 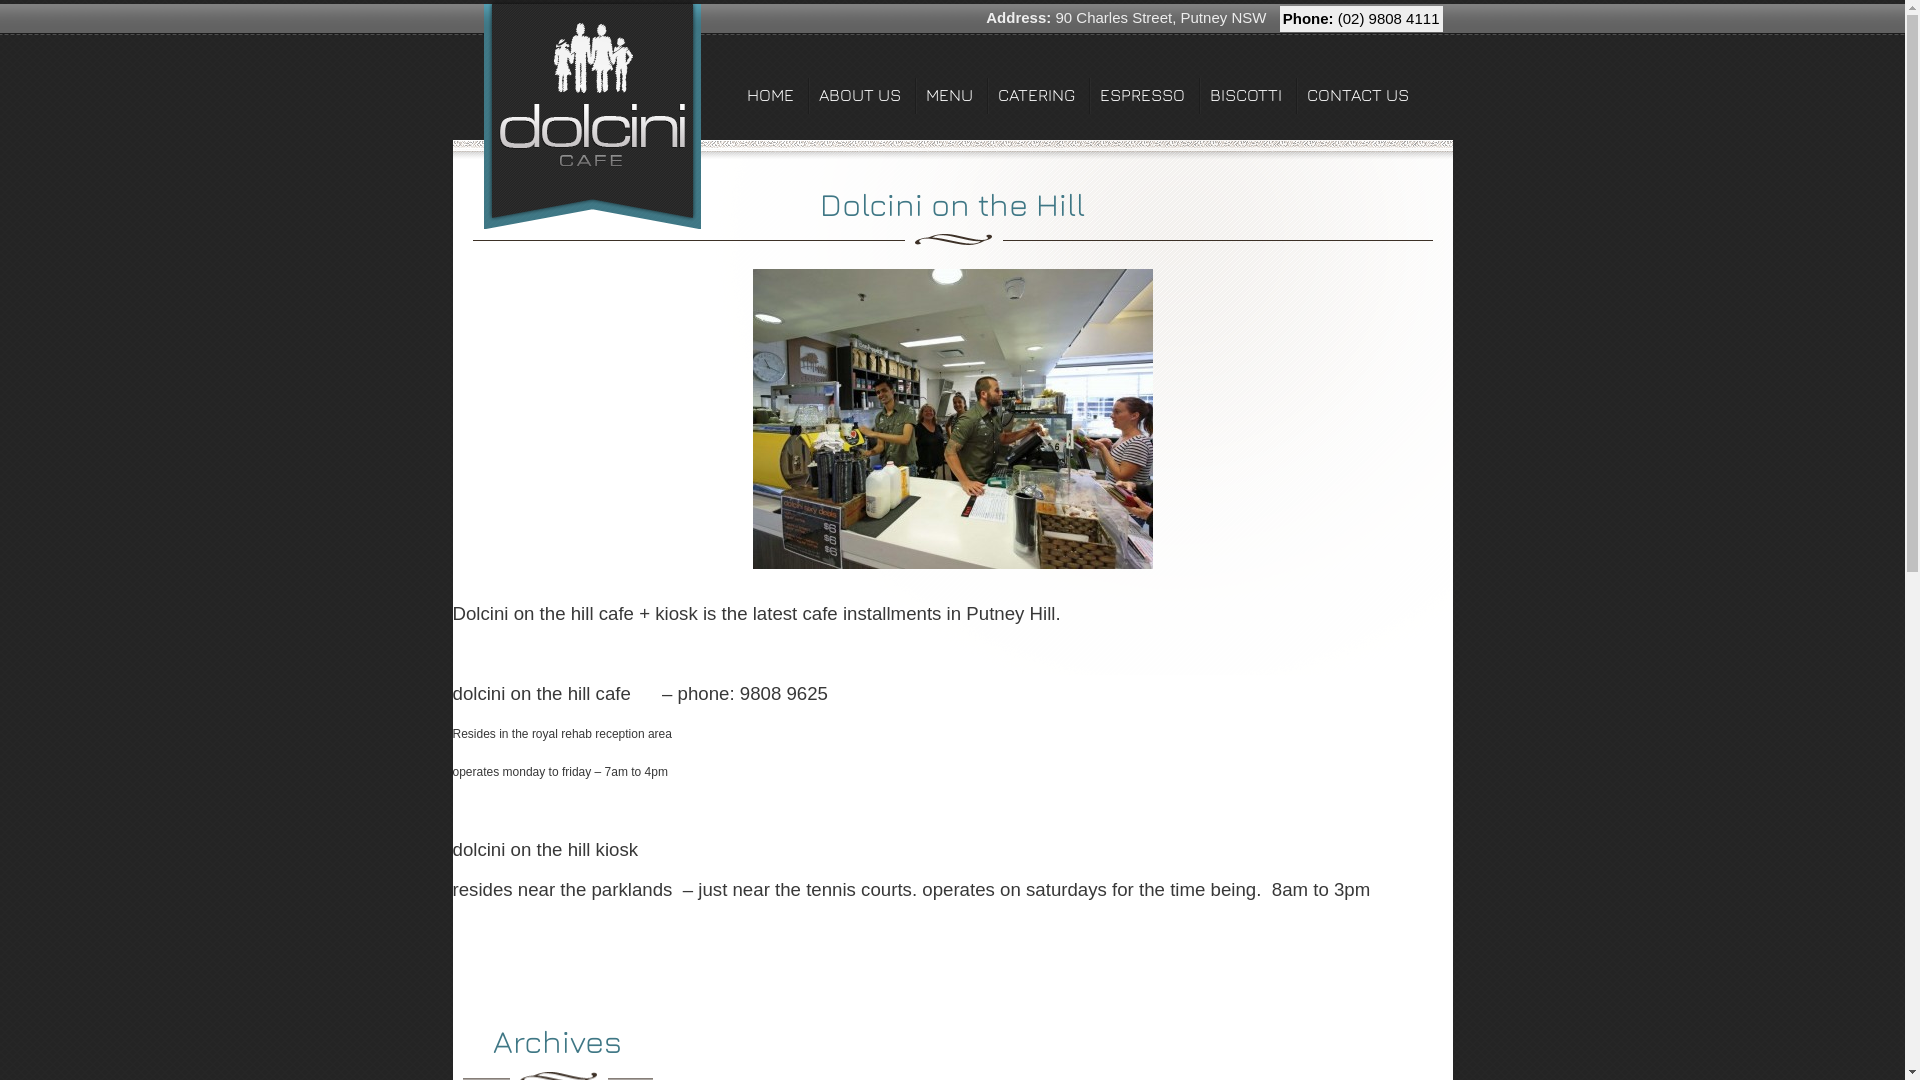 I want to click on 'ESPRESSO', so click(x=1142, y=80).